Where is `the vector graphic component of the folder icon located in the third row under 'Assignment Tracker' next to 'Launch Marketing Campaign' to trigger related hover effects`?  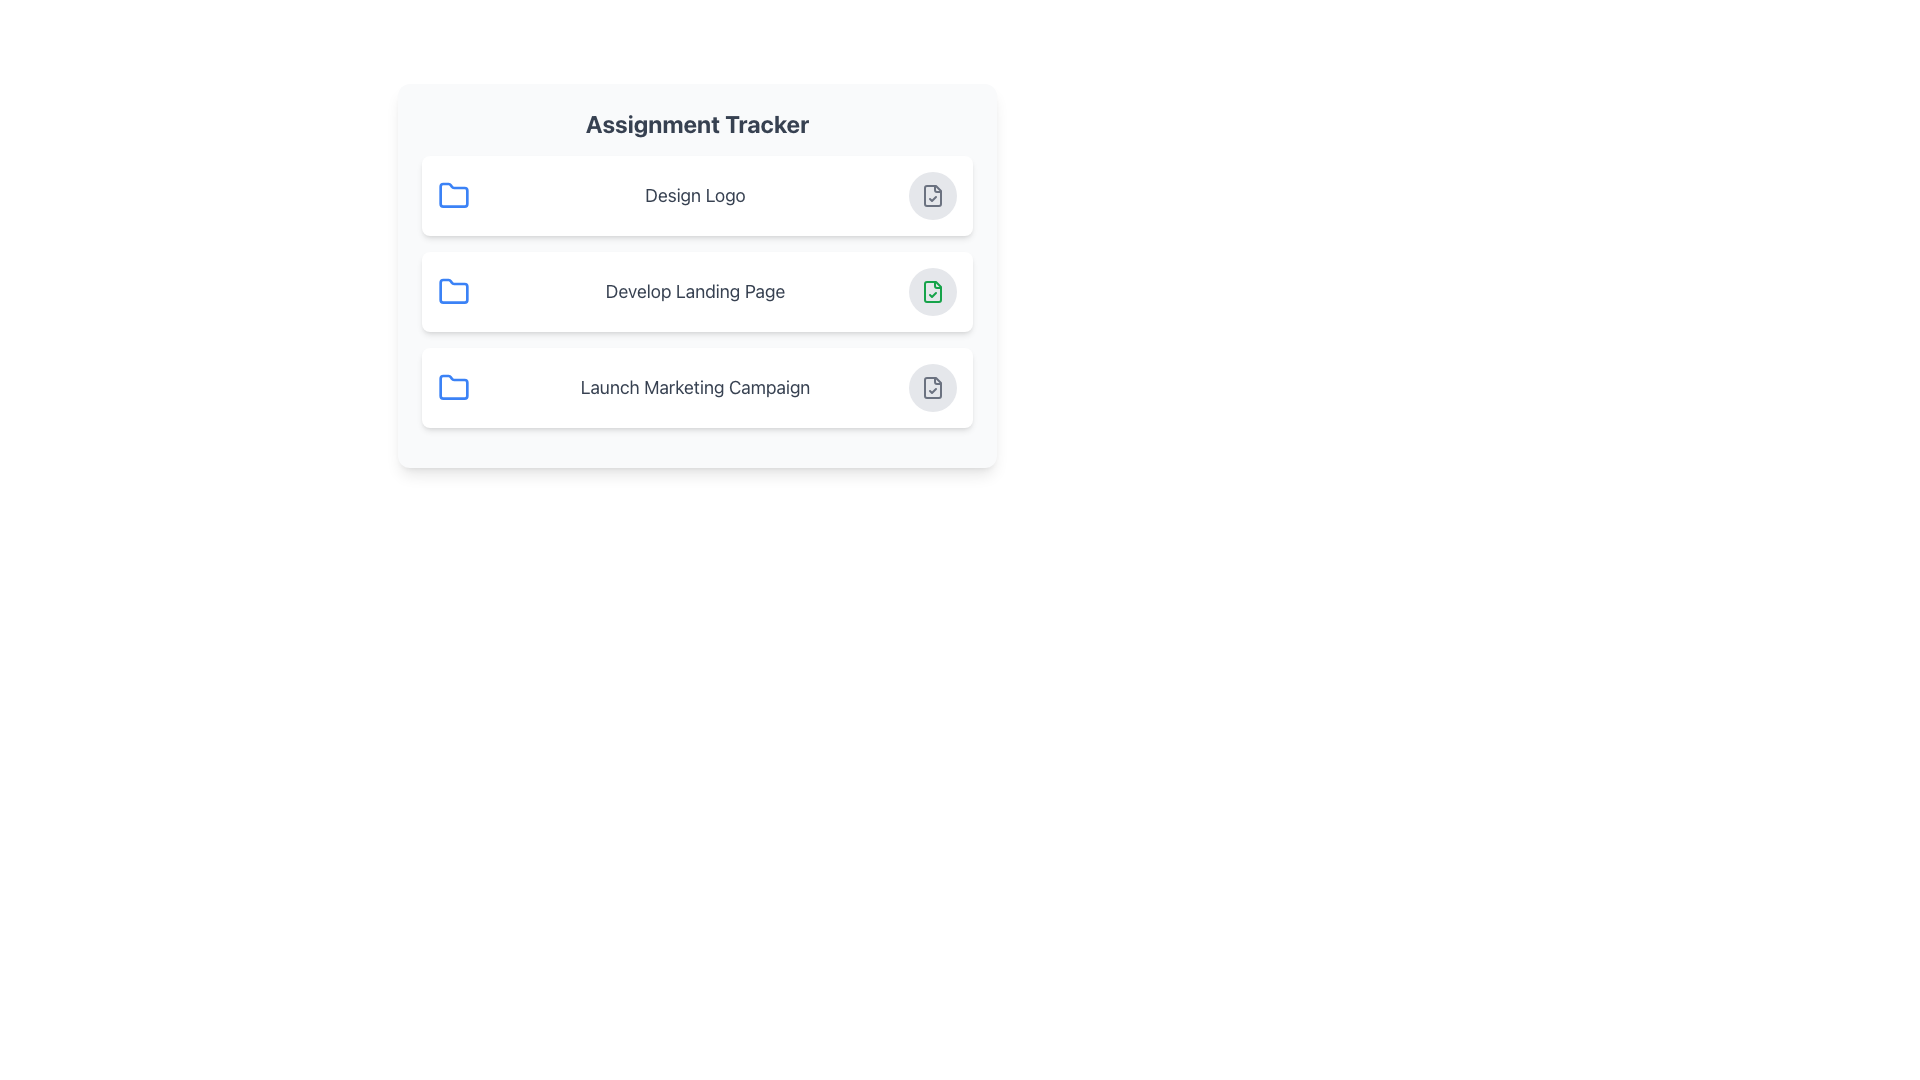 the vector graphic component of the folder icon located in the third row under 'Assignment Tracker' next to 'Launch Marketing Campaign' to trigger related hover effects is located at coordinates (453, 386).